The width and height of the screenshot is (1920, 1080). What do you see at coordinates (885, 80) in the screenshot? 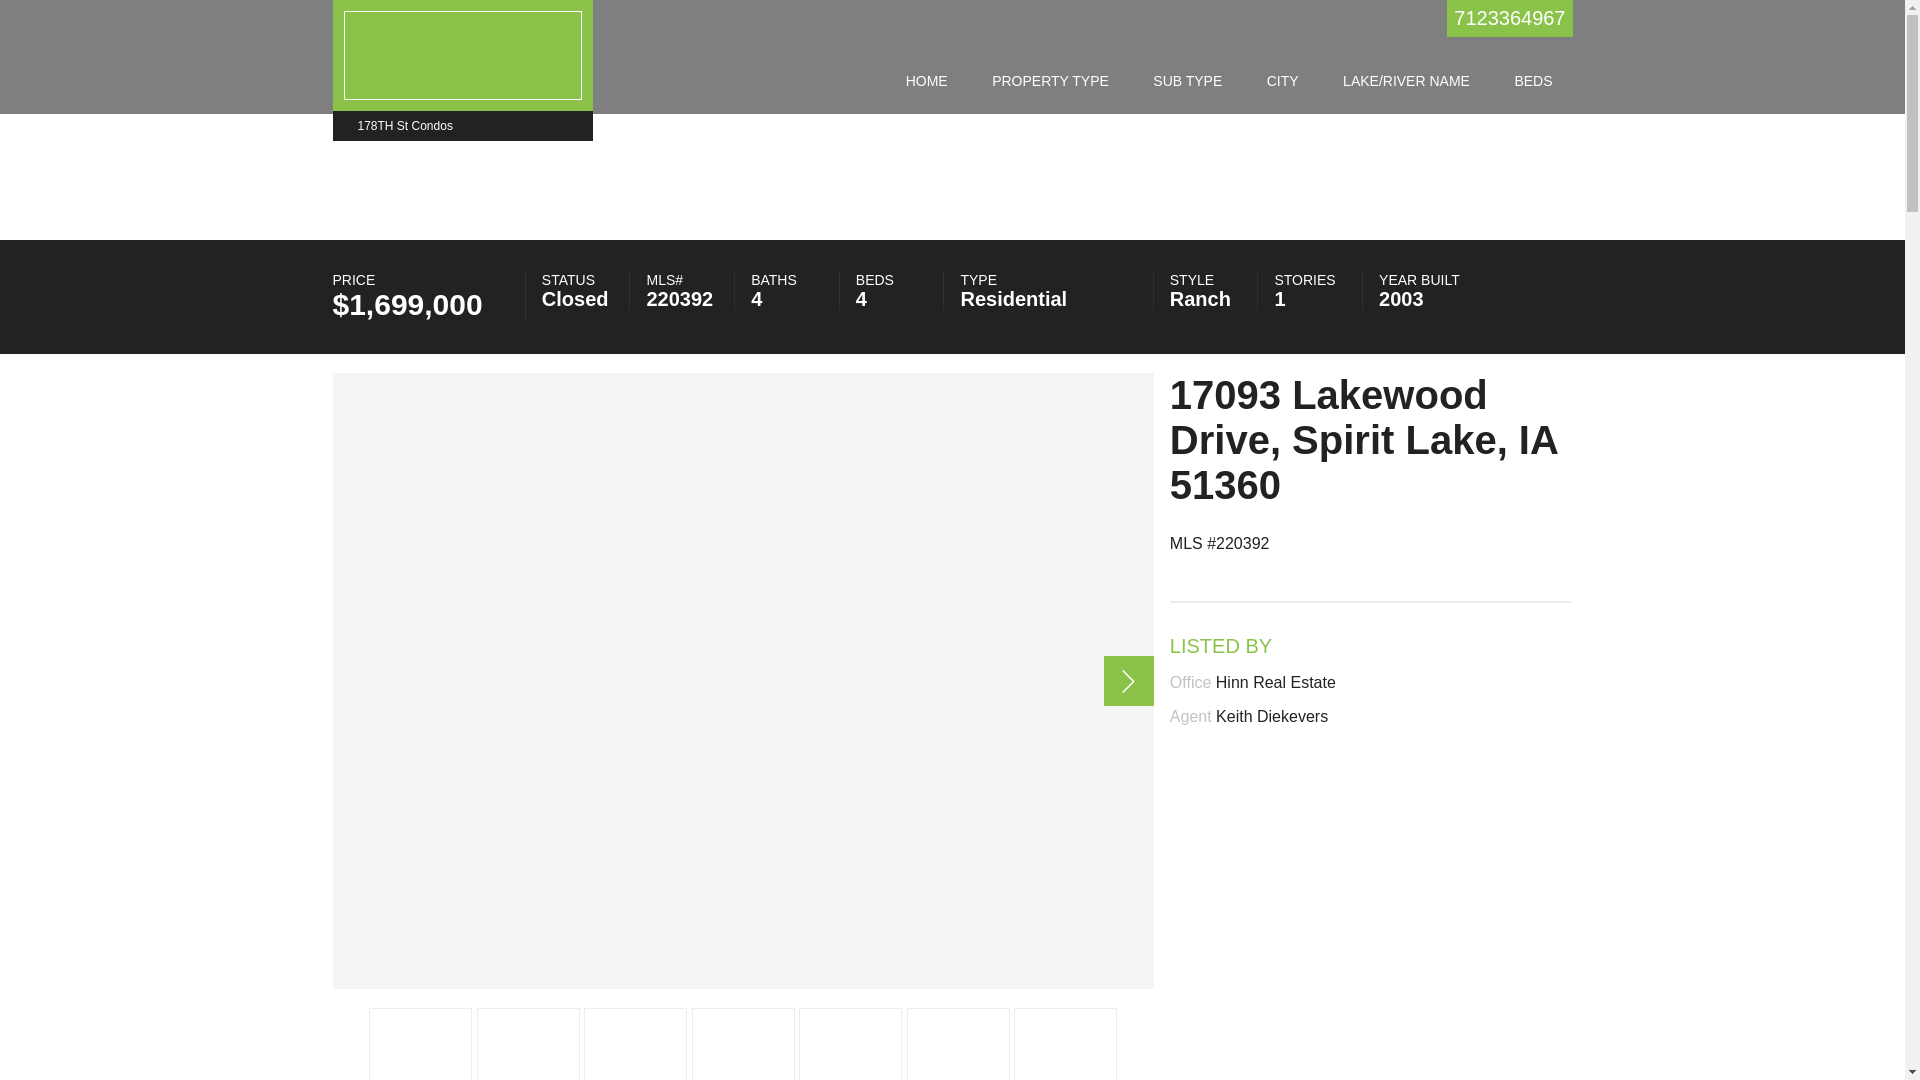
I see `'HOME'` at bounding box center [885, 80].